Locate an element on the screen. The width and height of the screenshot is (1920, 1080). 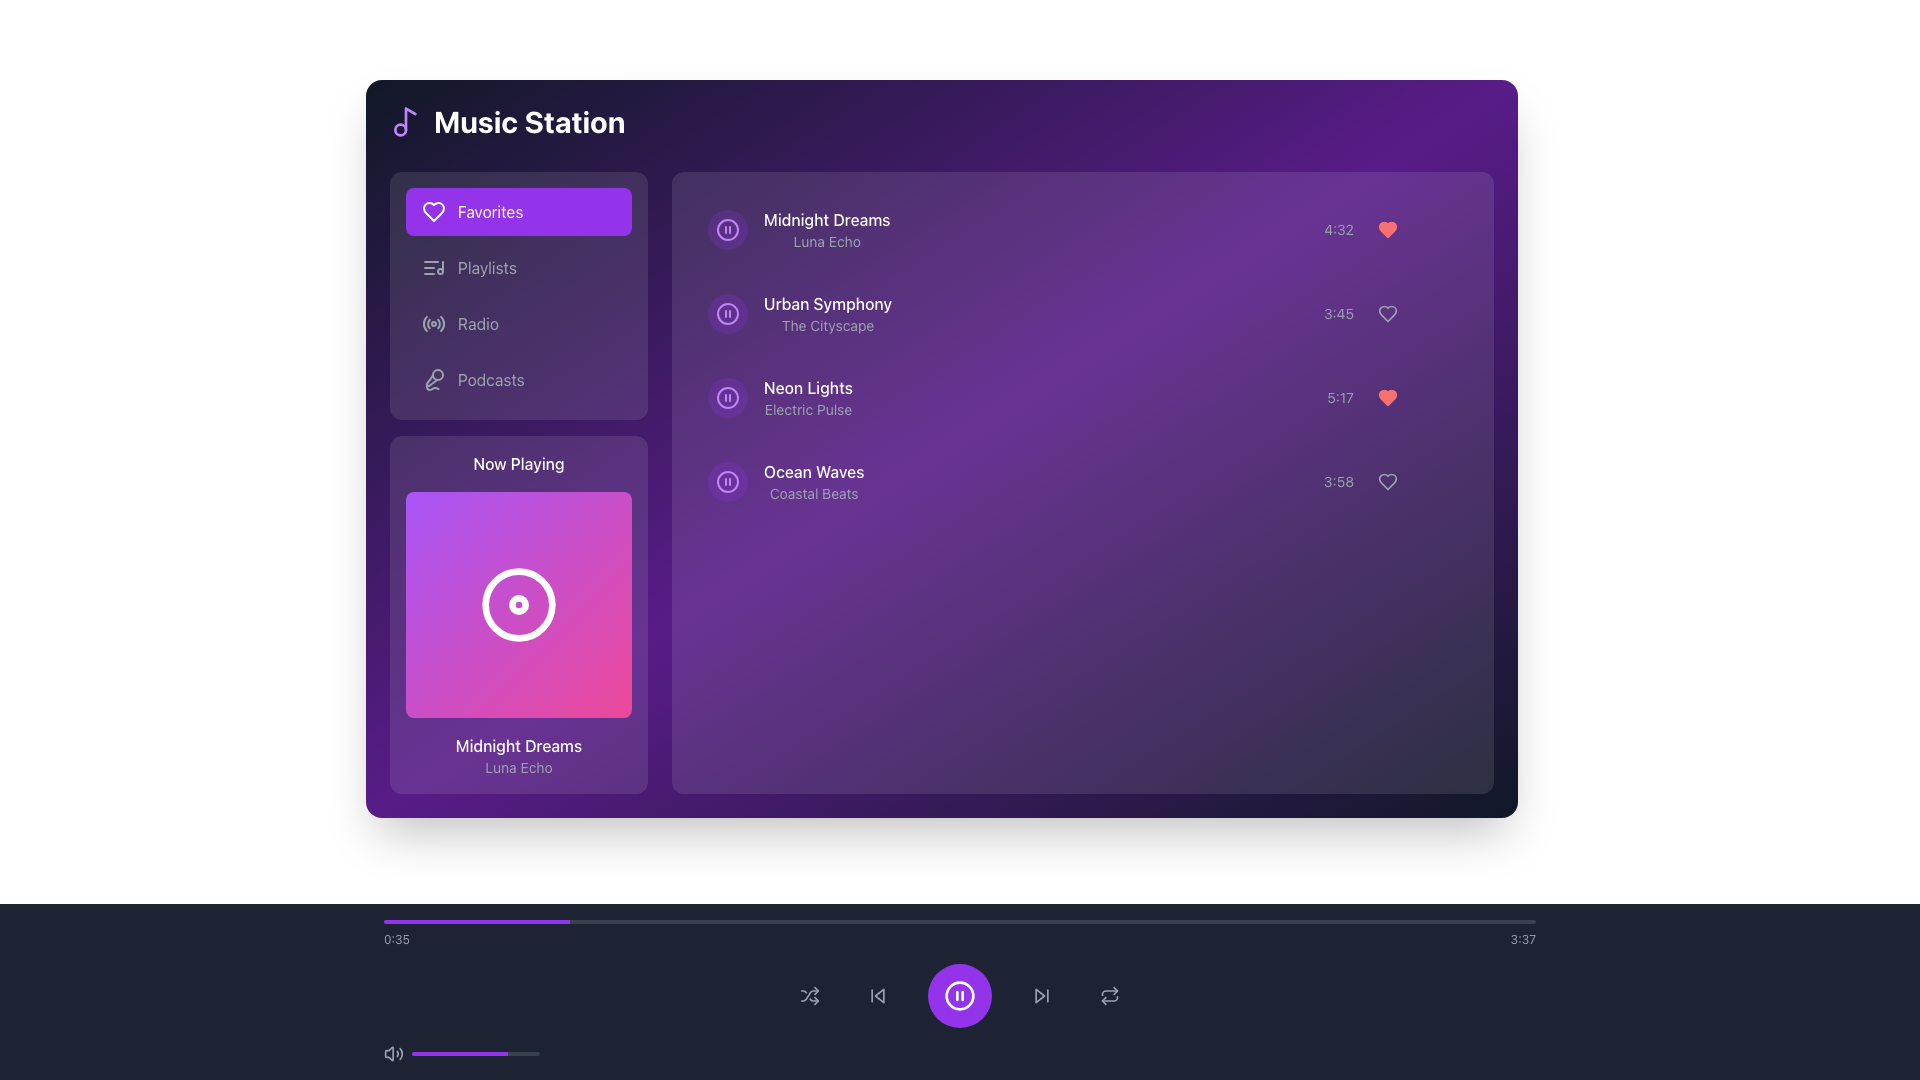
the text label titled 'Neon Lights' that contains two lines of information, with the first line styled in brighter white and the second line in smaller grey font, located in the third row of a vertical list on the right-hand content panel is located at coordinates (808, 397).